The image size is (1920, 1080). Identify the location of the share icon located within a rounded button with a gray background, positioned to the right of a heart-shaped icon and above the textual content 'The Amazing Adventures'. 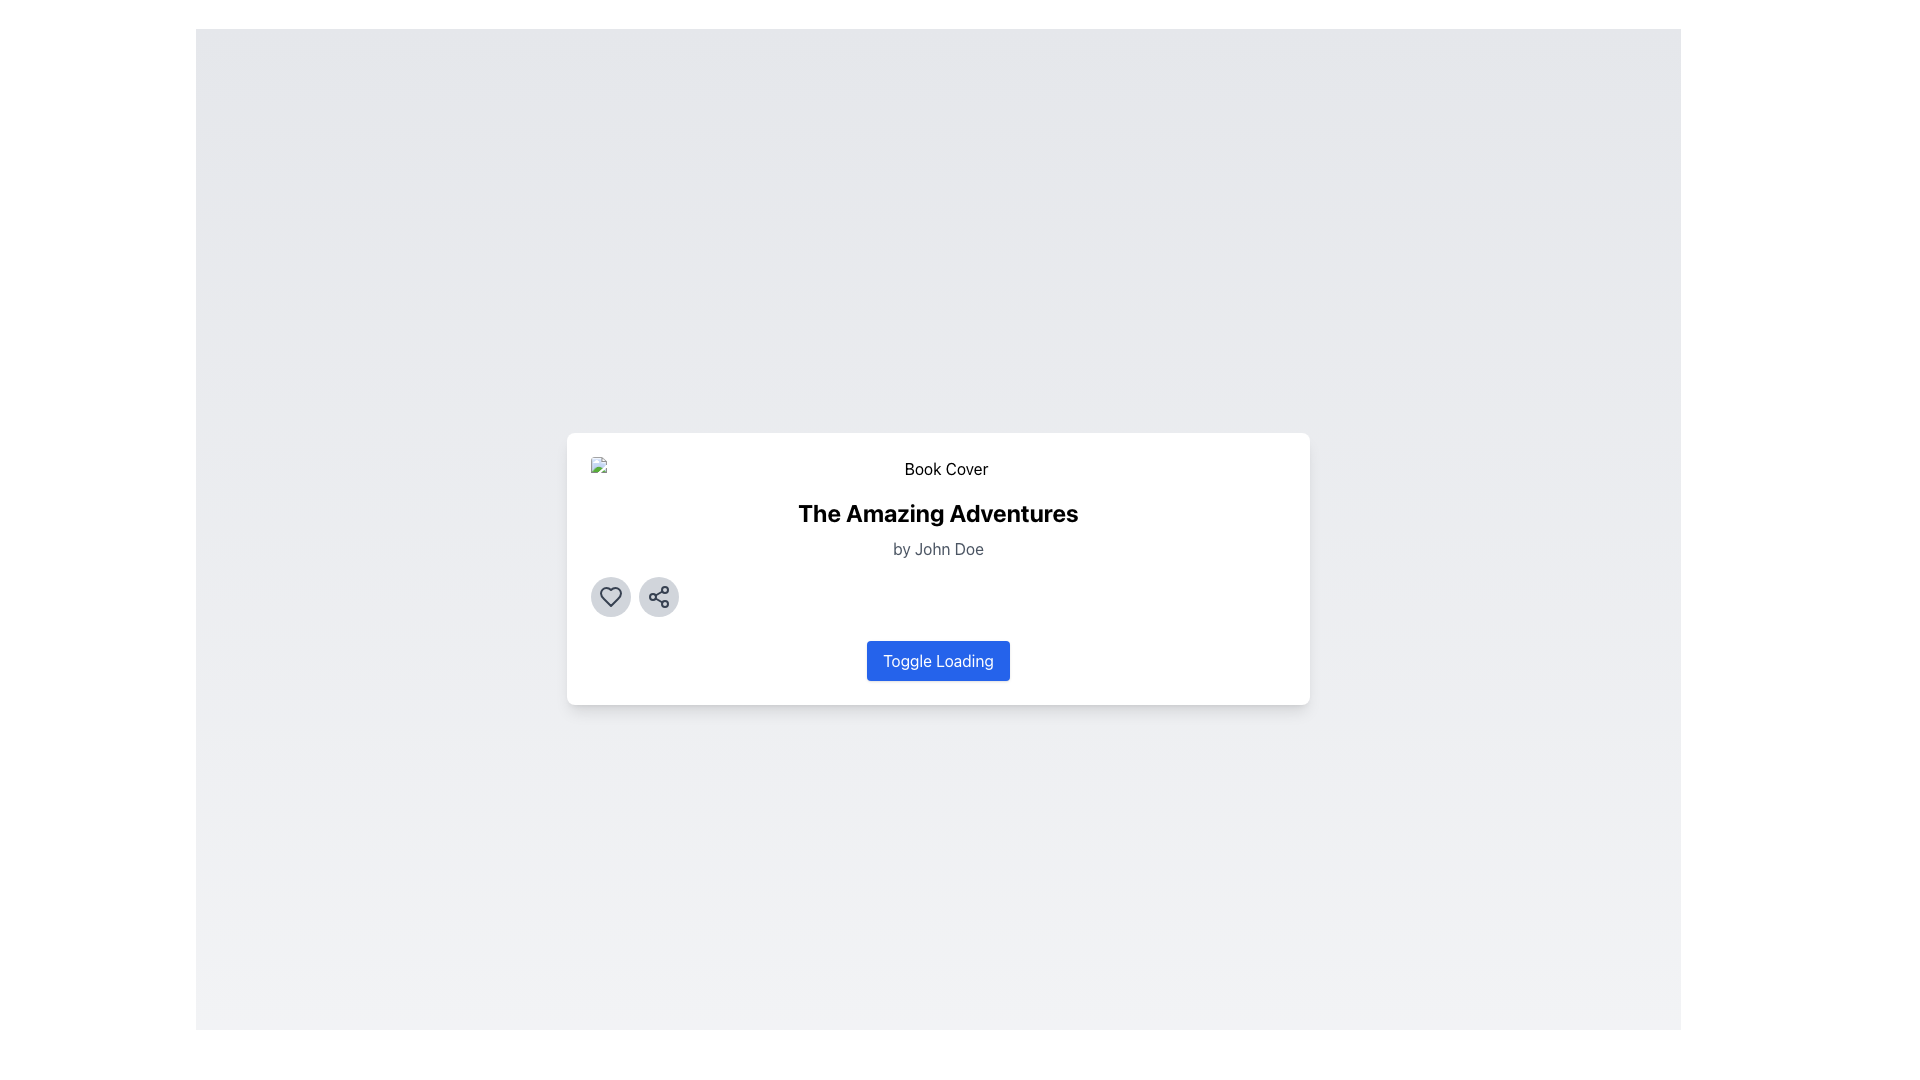
(659, 596).